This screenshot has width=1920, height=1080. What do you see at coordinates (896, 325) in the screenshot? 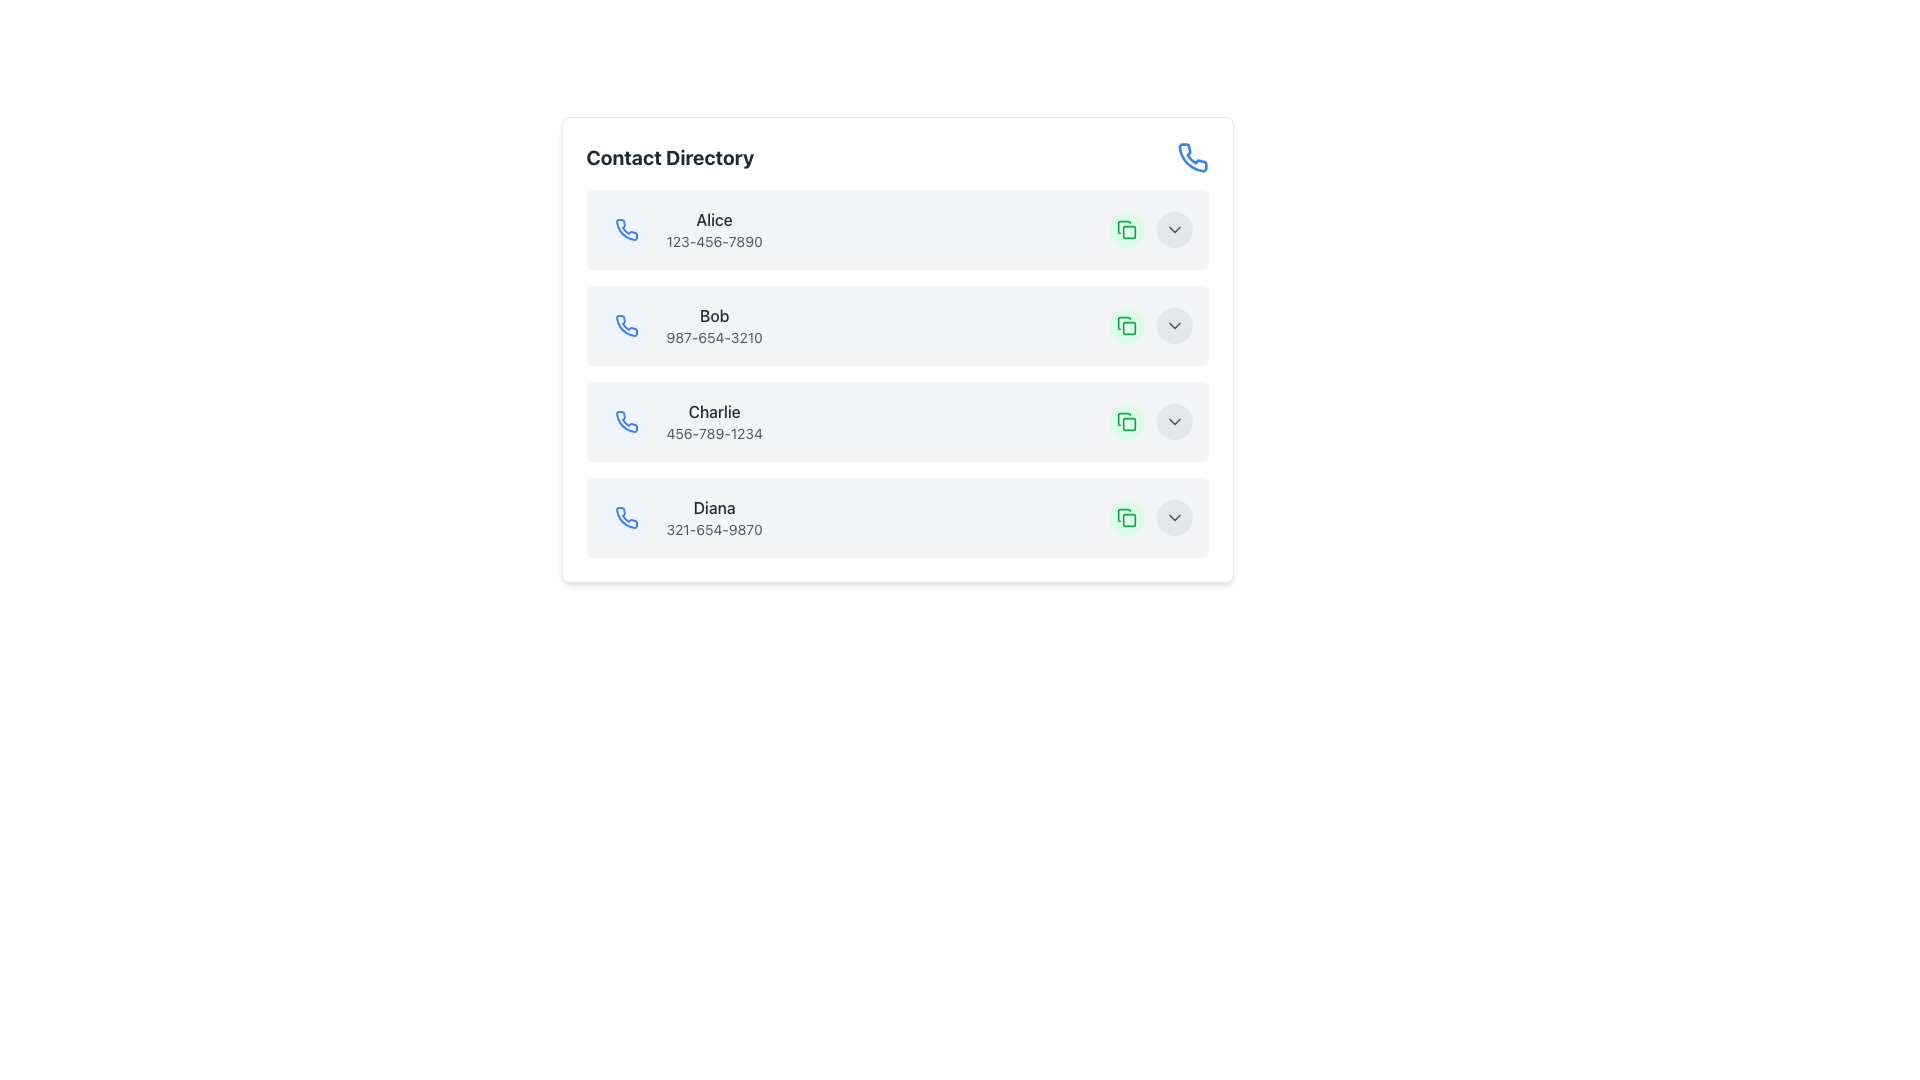
I see `the contact display card for 'Bob', which shows the name and phone number, positioned as the second card in the 'Contact Directory' section` at bounding box center [896, 325].